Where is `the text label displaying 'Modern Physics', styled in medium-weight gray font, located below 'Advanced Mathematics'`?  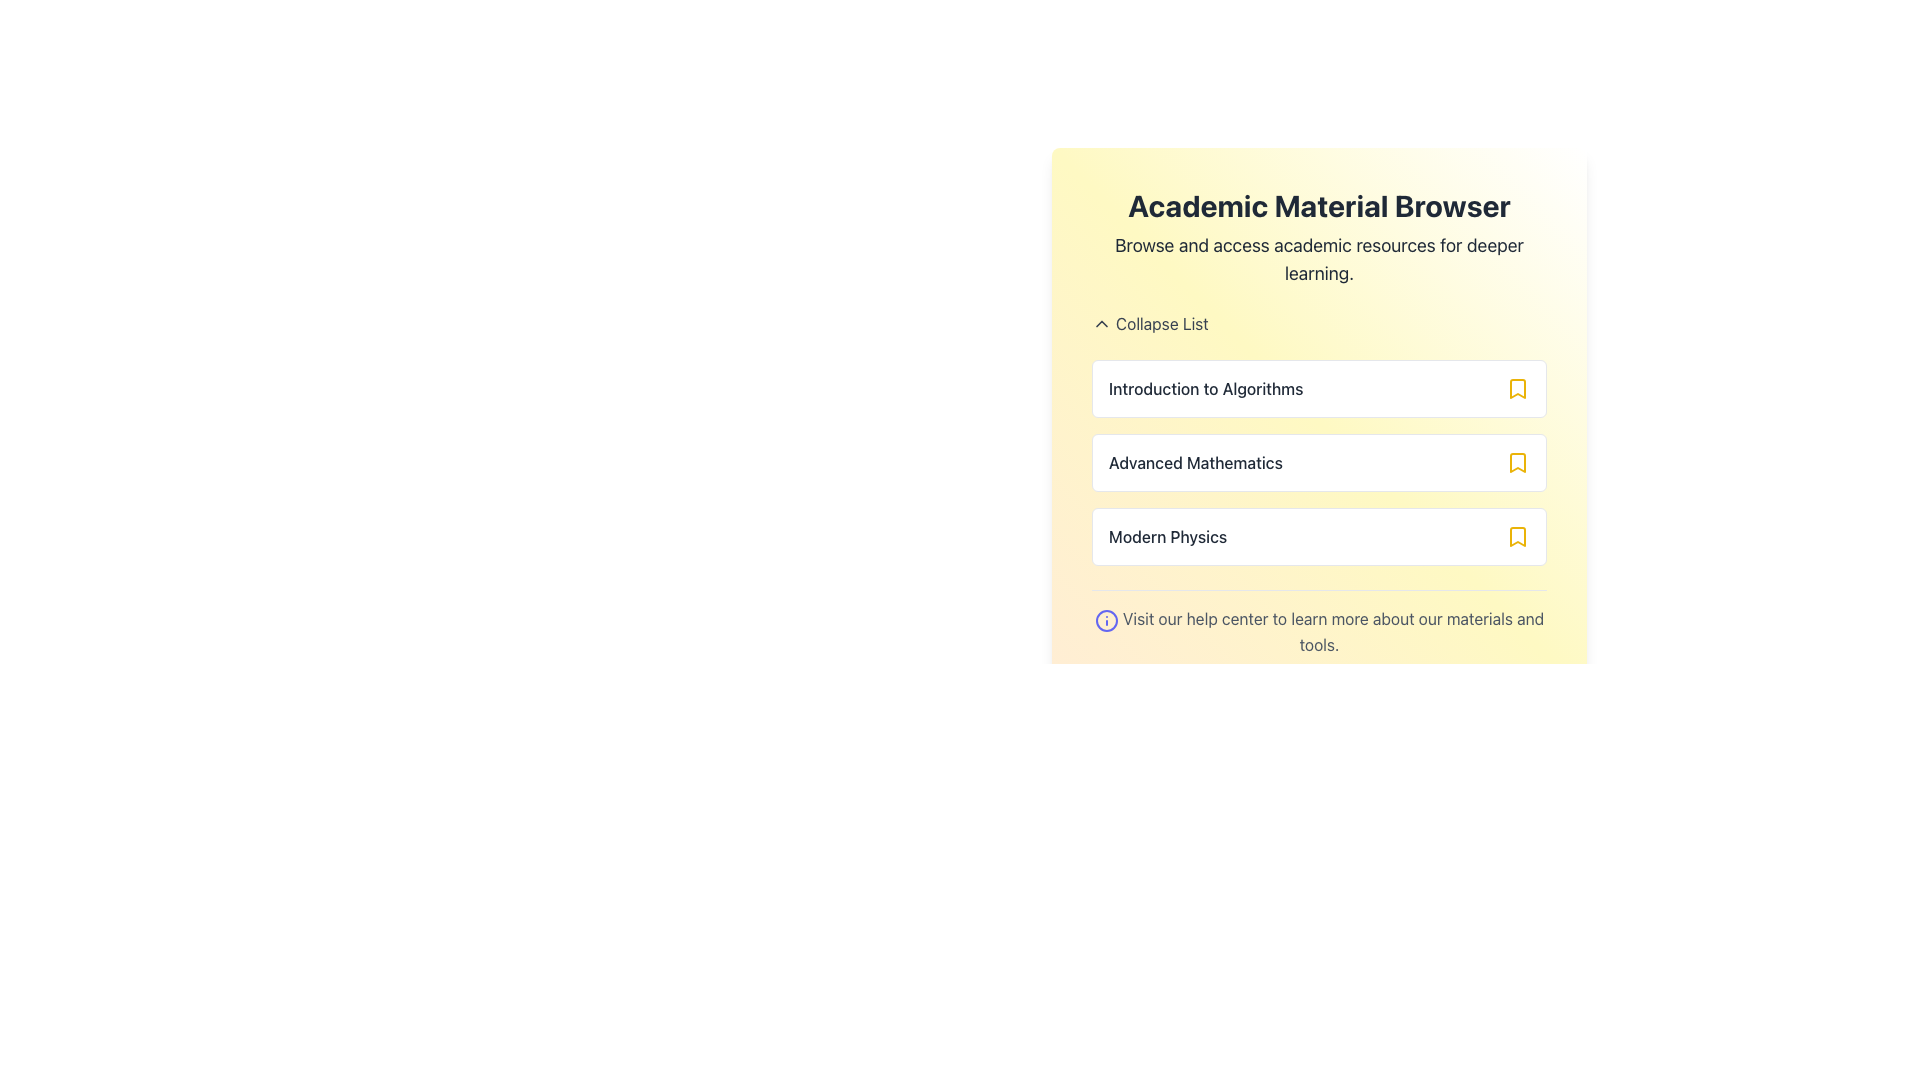 the text label displaying 'Modern Physics', styled in medium-weight gray font, located below 'Advanced Mathematics' is located at coordinates (1168, 535).